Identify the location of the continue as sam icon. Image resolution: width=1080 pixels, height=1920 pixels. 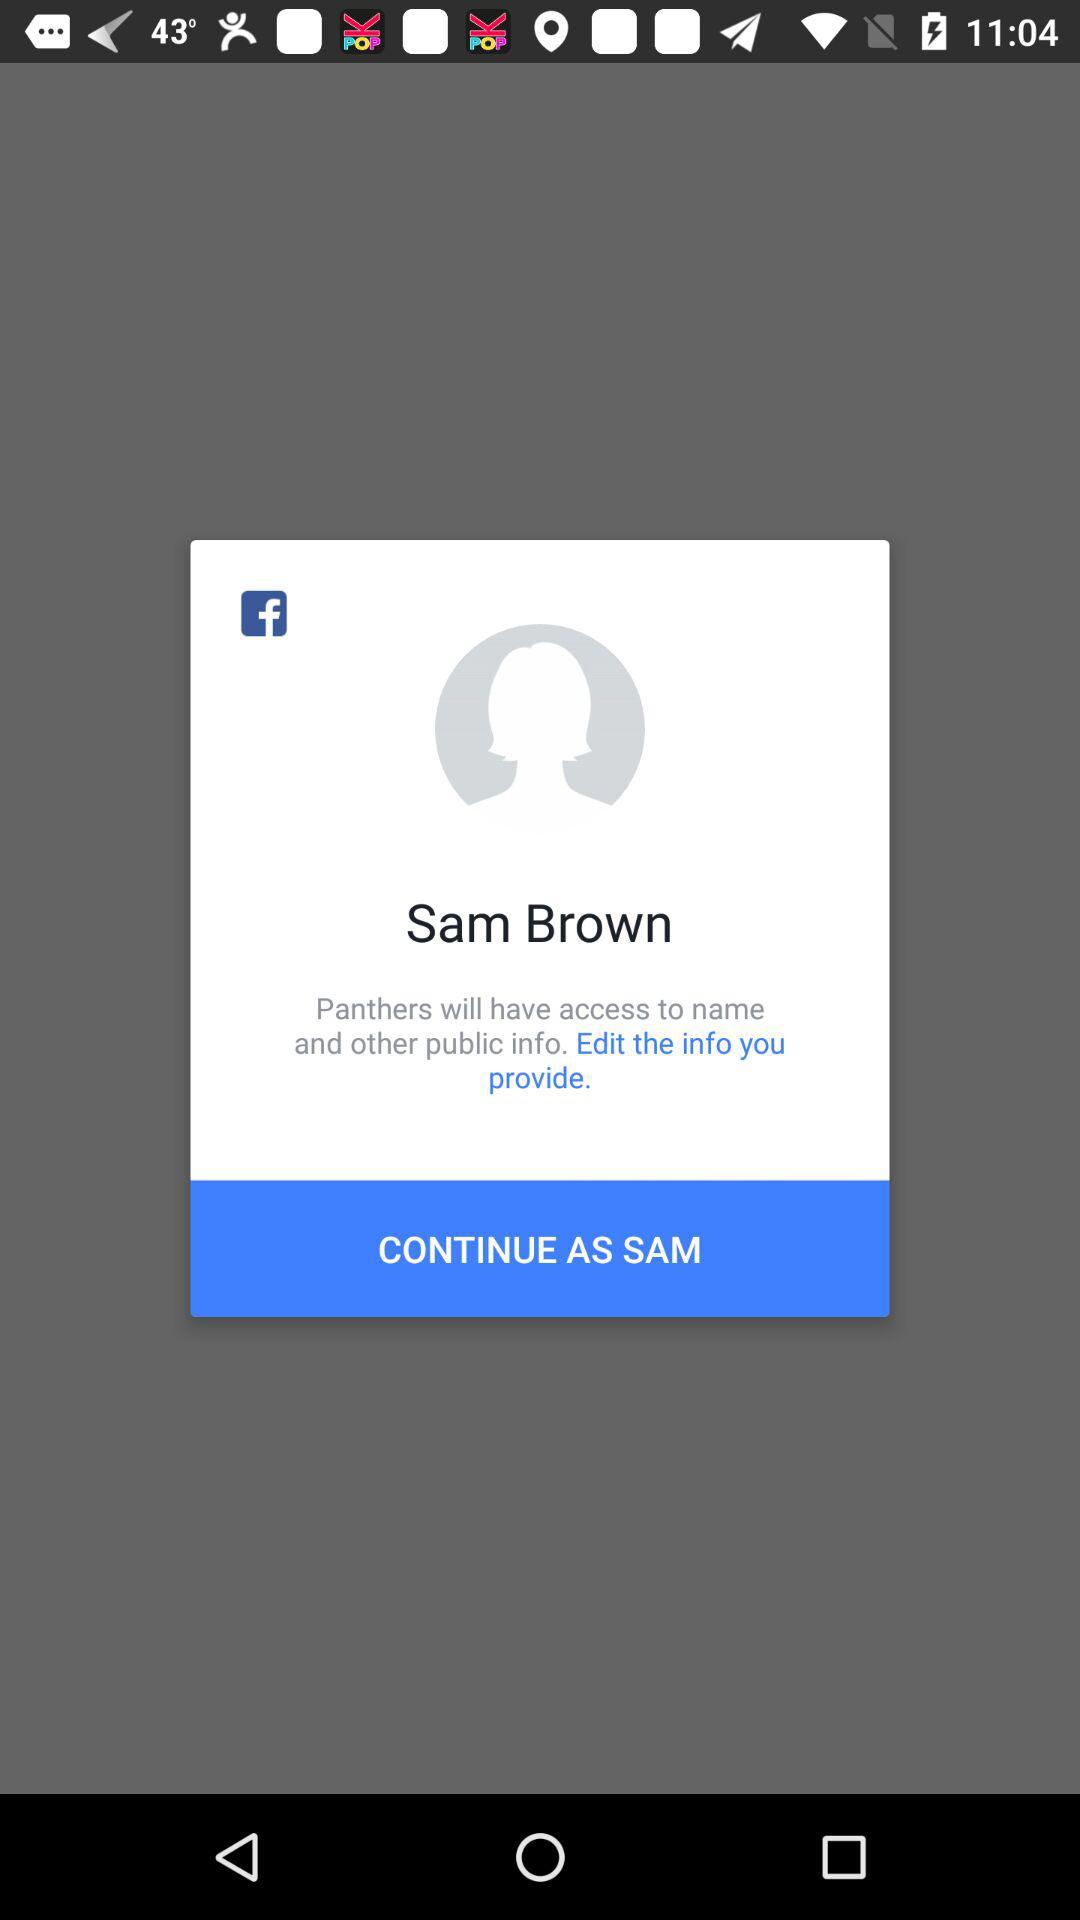
(540, 1247).